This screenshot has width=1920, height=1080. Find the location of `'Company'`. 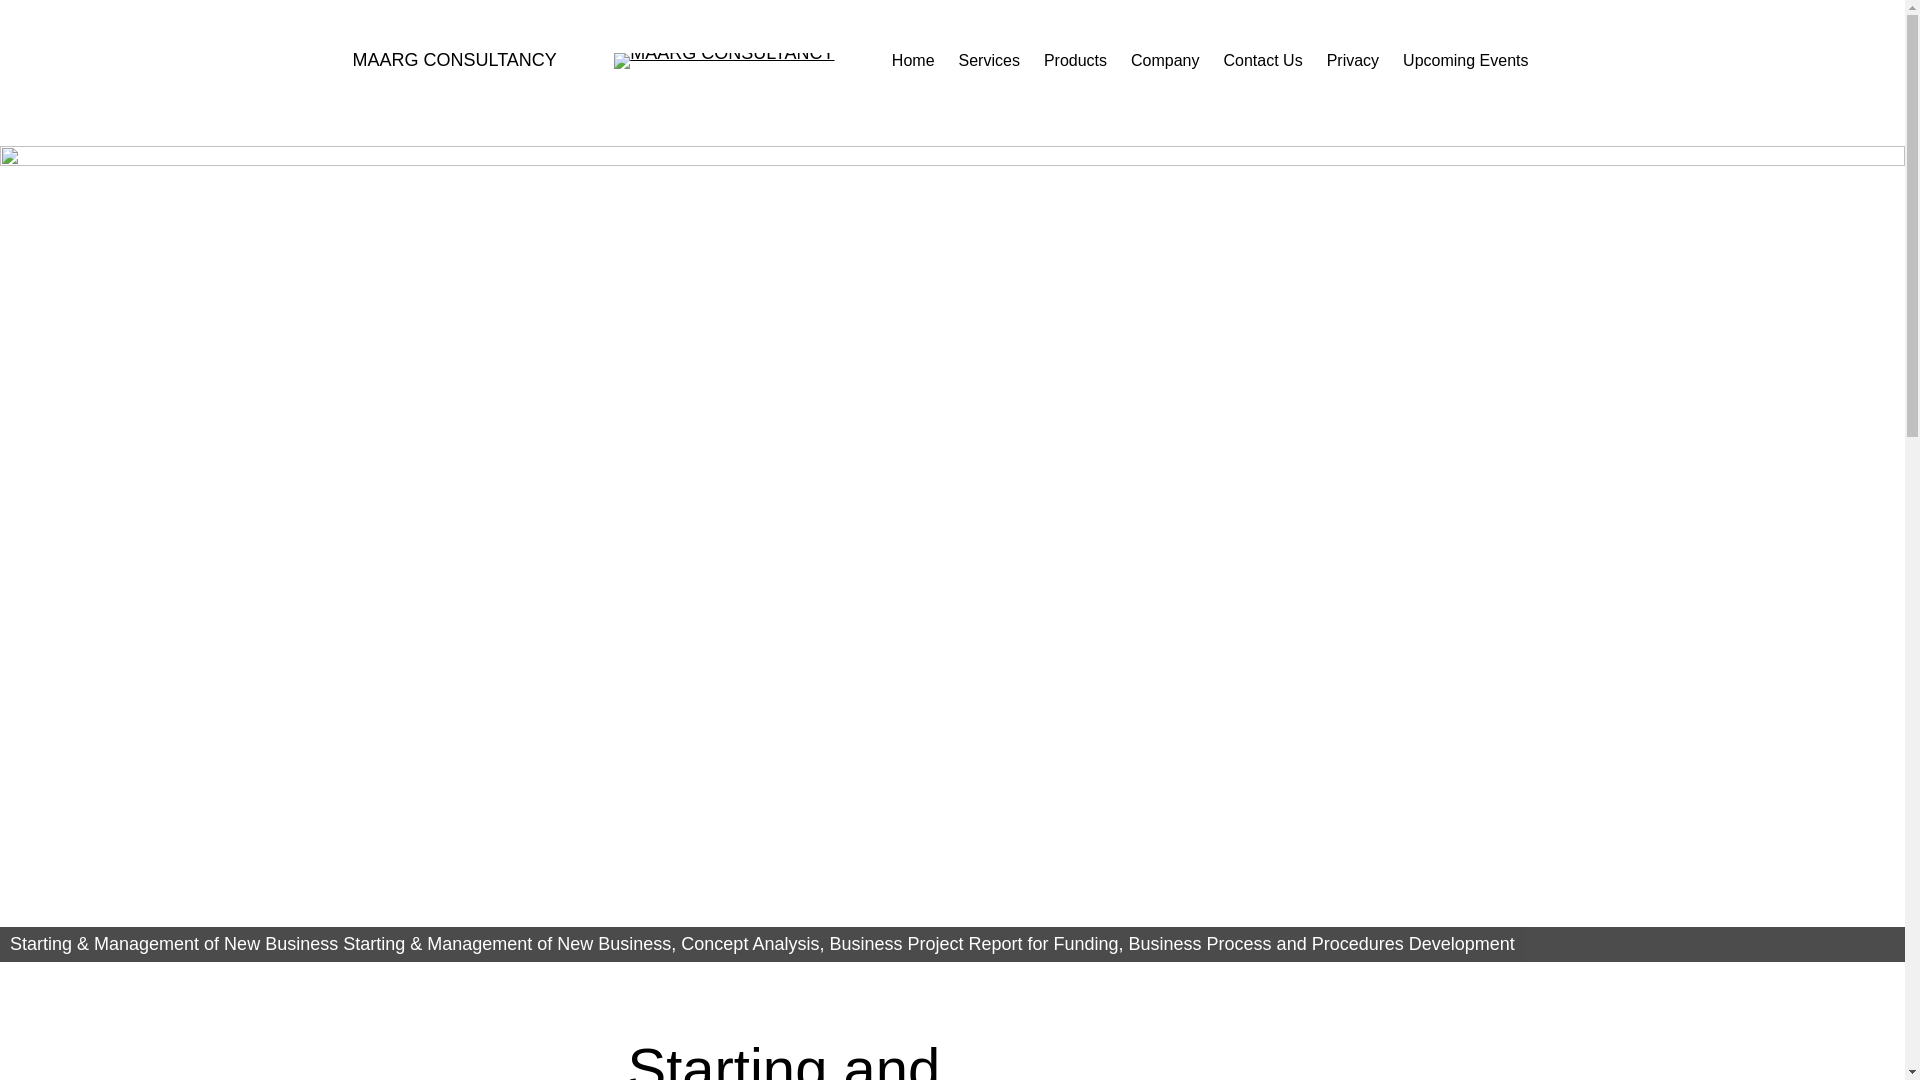

'Company' is located at coordinates (1165, 60).